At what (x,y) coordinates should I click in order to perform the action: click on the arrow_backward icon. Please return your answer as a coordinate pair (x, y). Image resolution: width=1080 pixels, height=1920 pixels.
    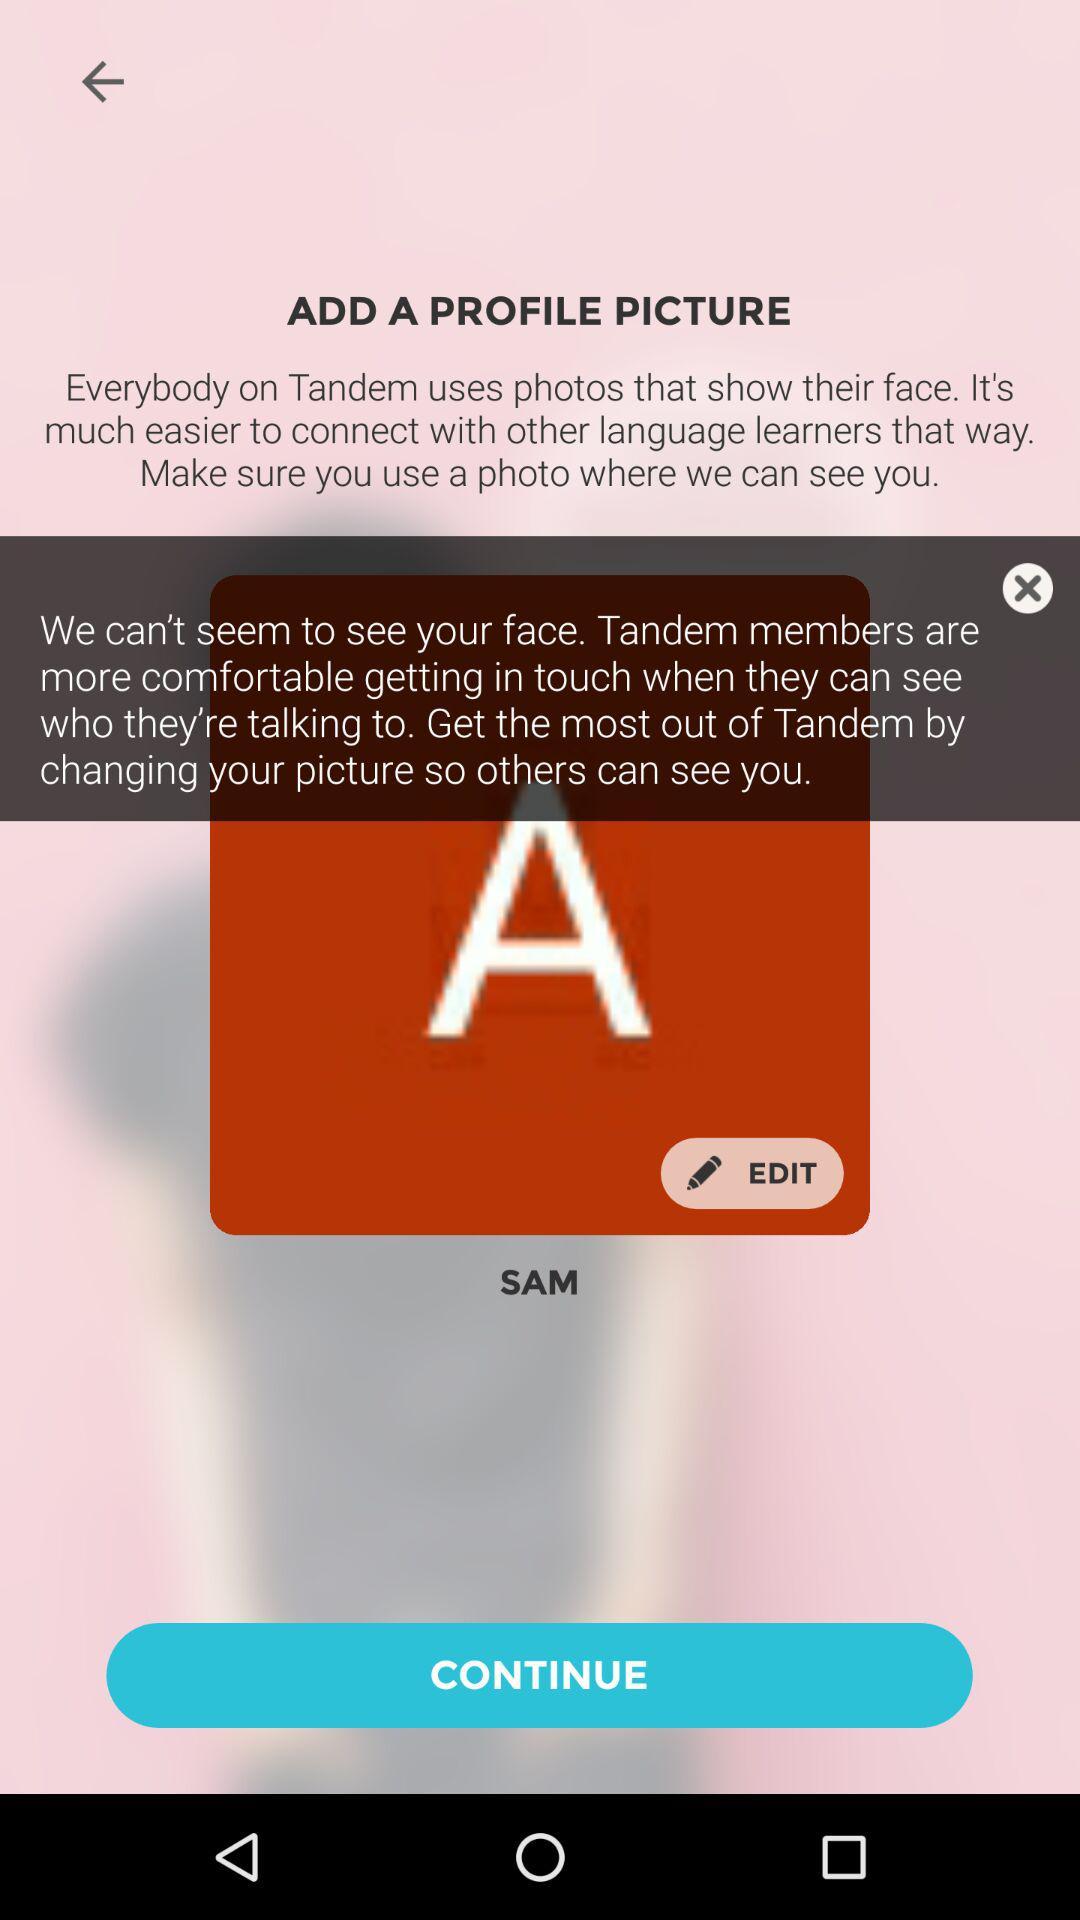
    Looking at the image, I should click on (102, 80).